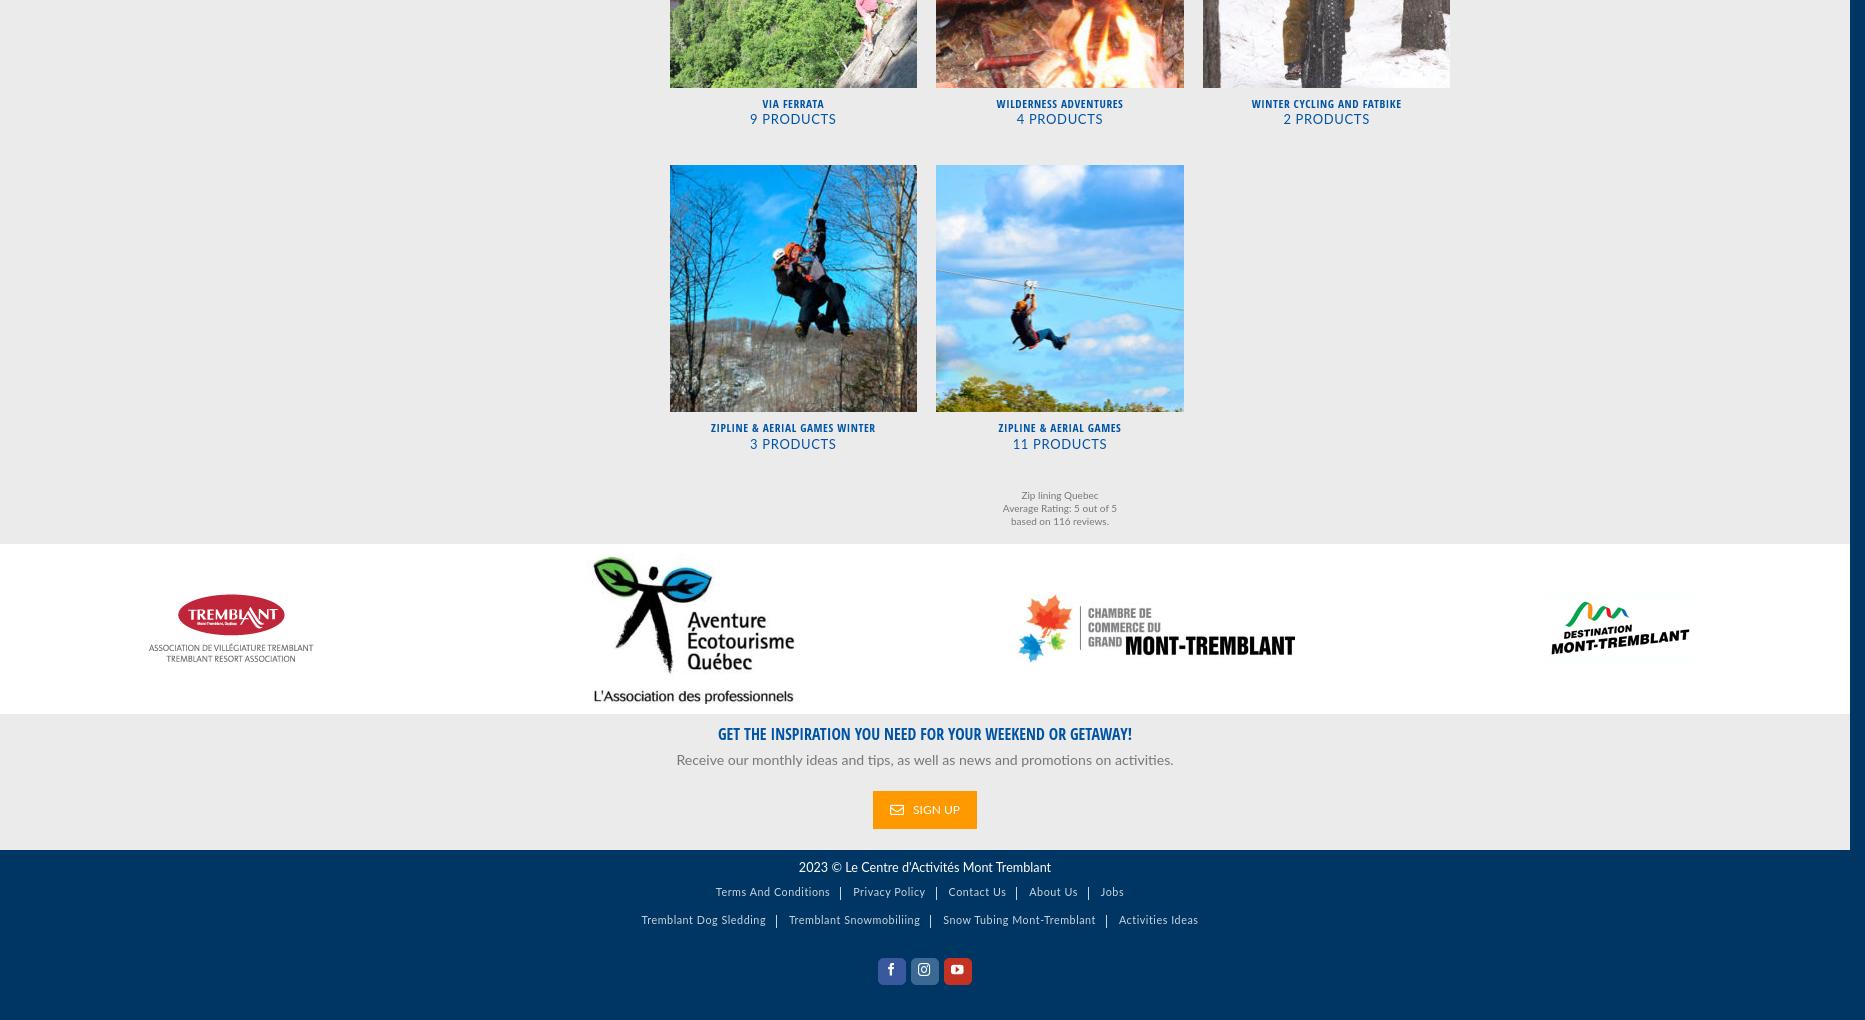 The width and height of the screenshot is (1865, 1020). I want to click on 'Via Ferrata', so click(791, 101).